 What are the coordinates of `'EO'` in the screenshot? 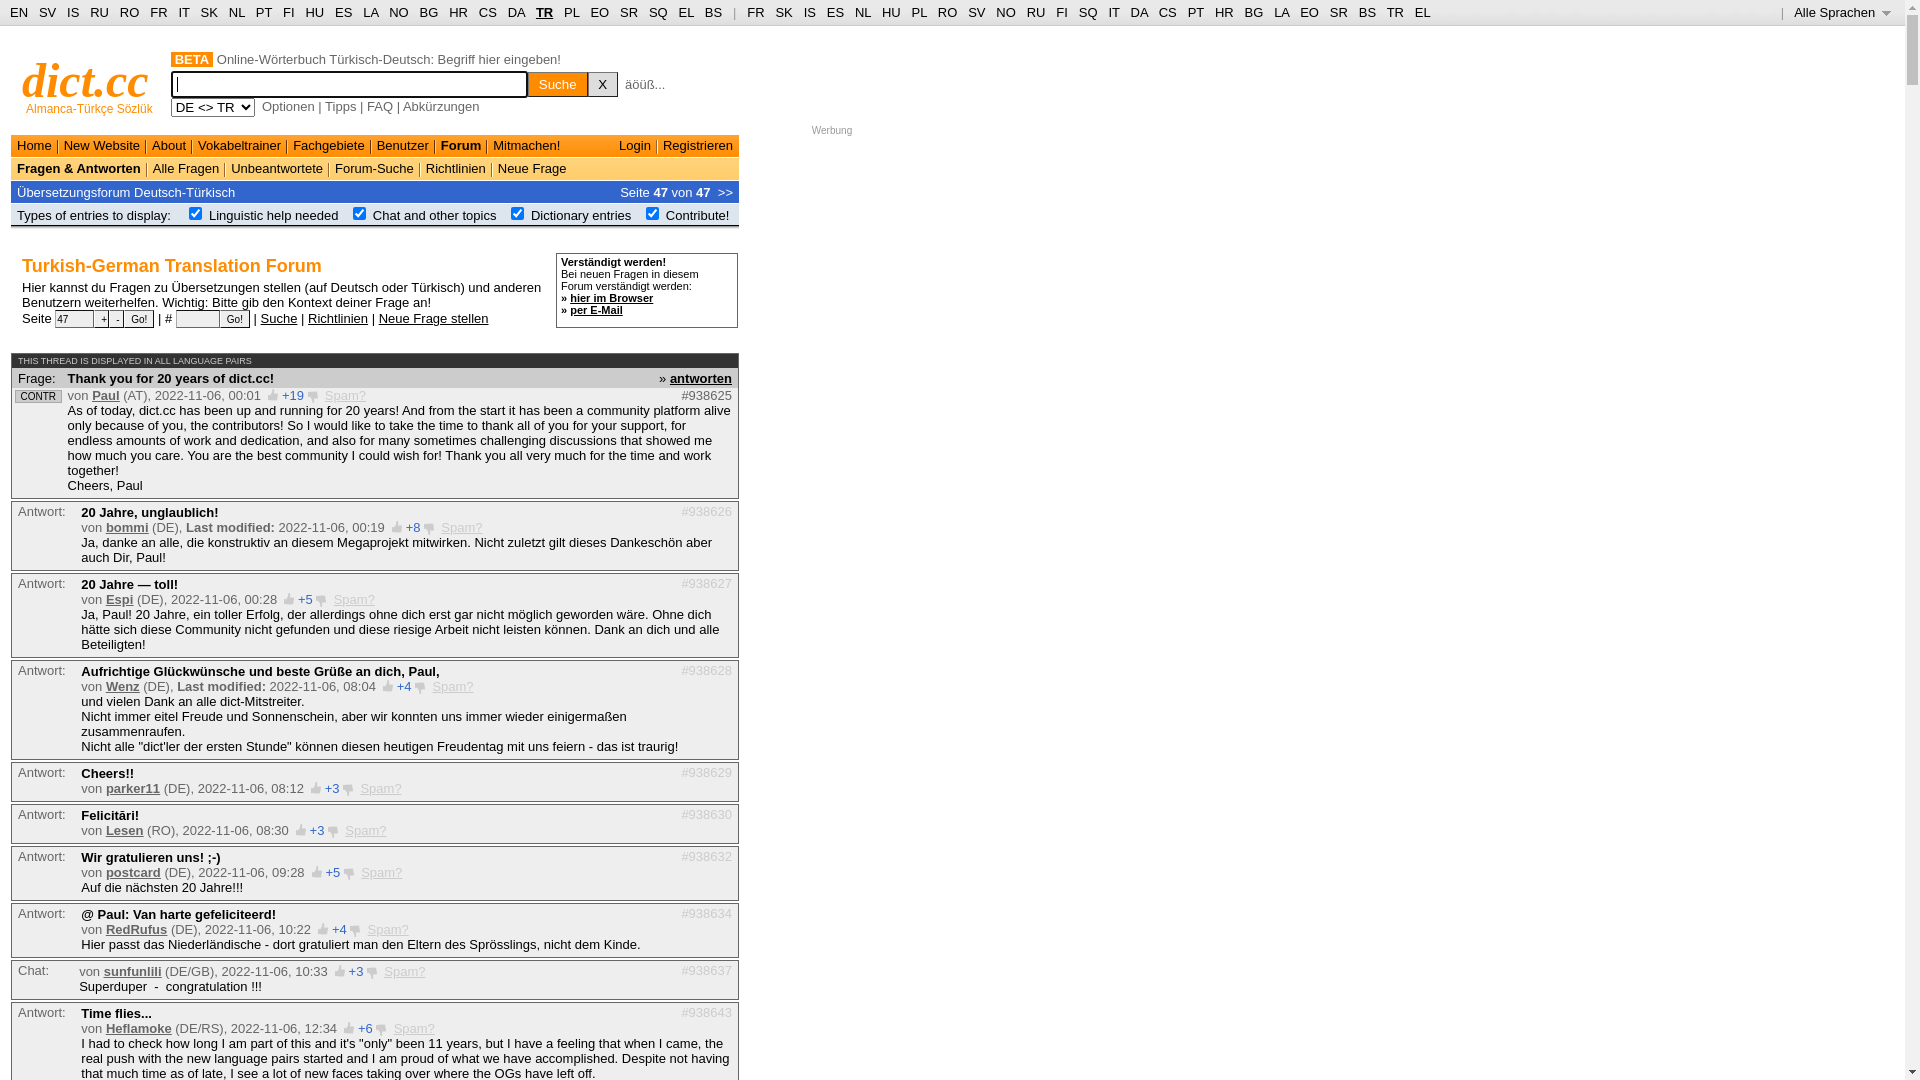 It's located at (1300, 12).